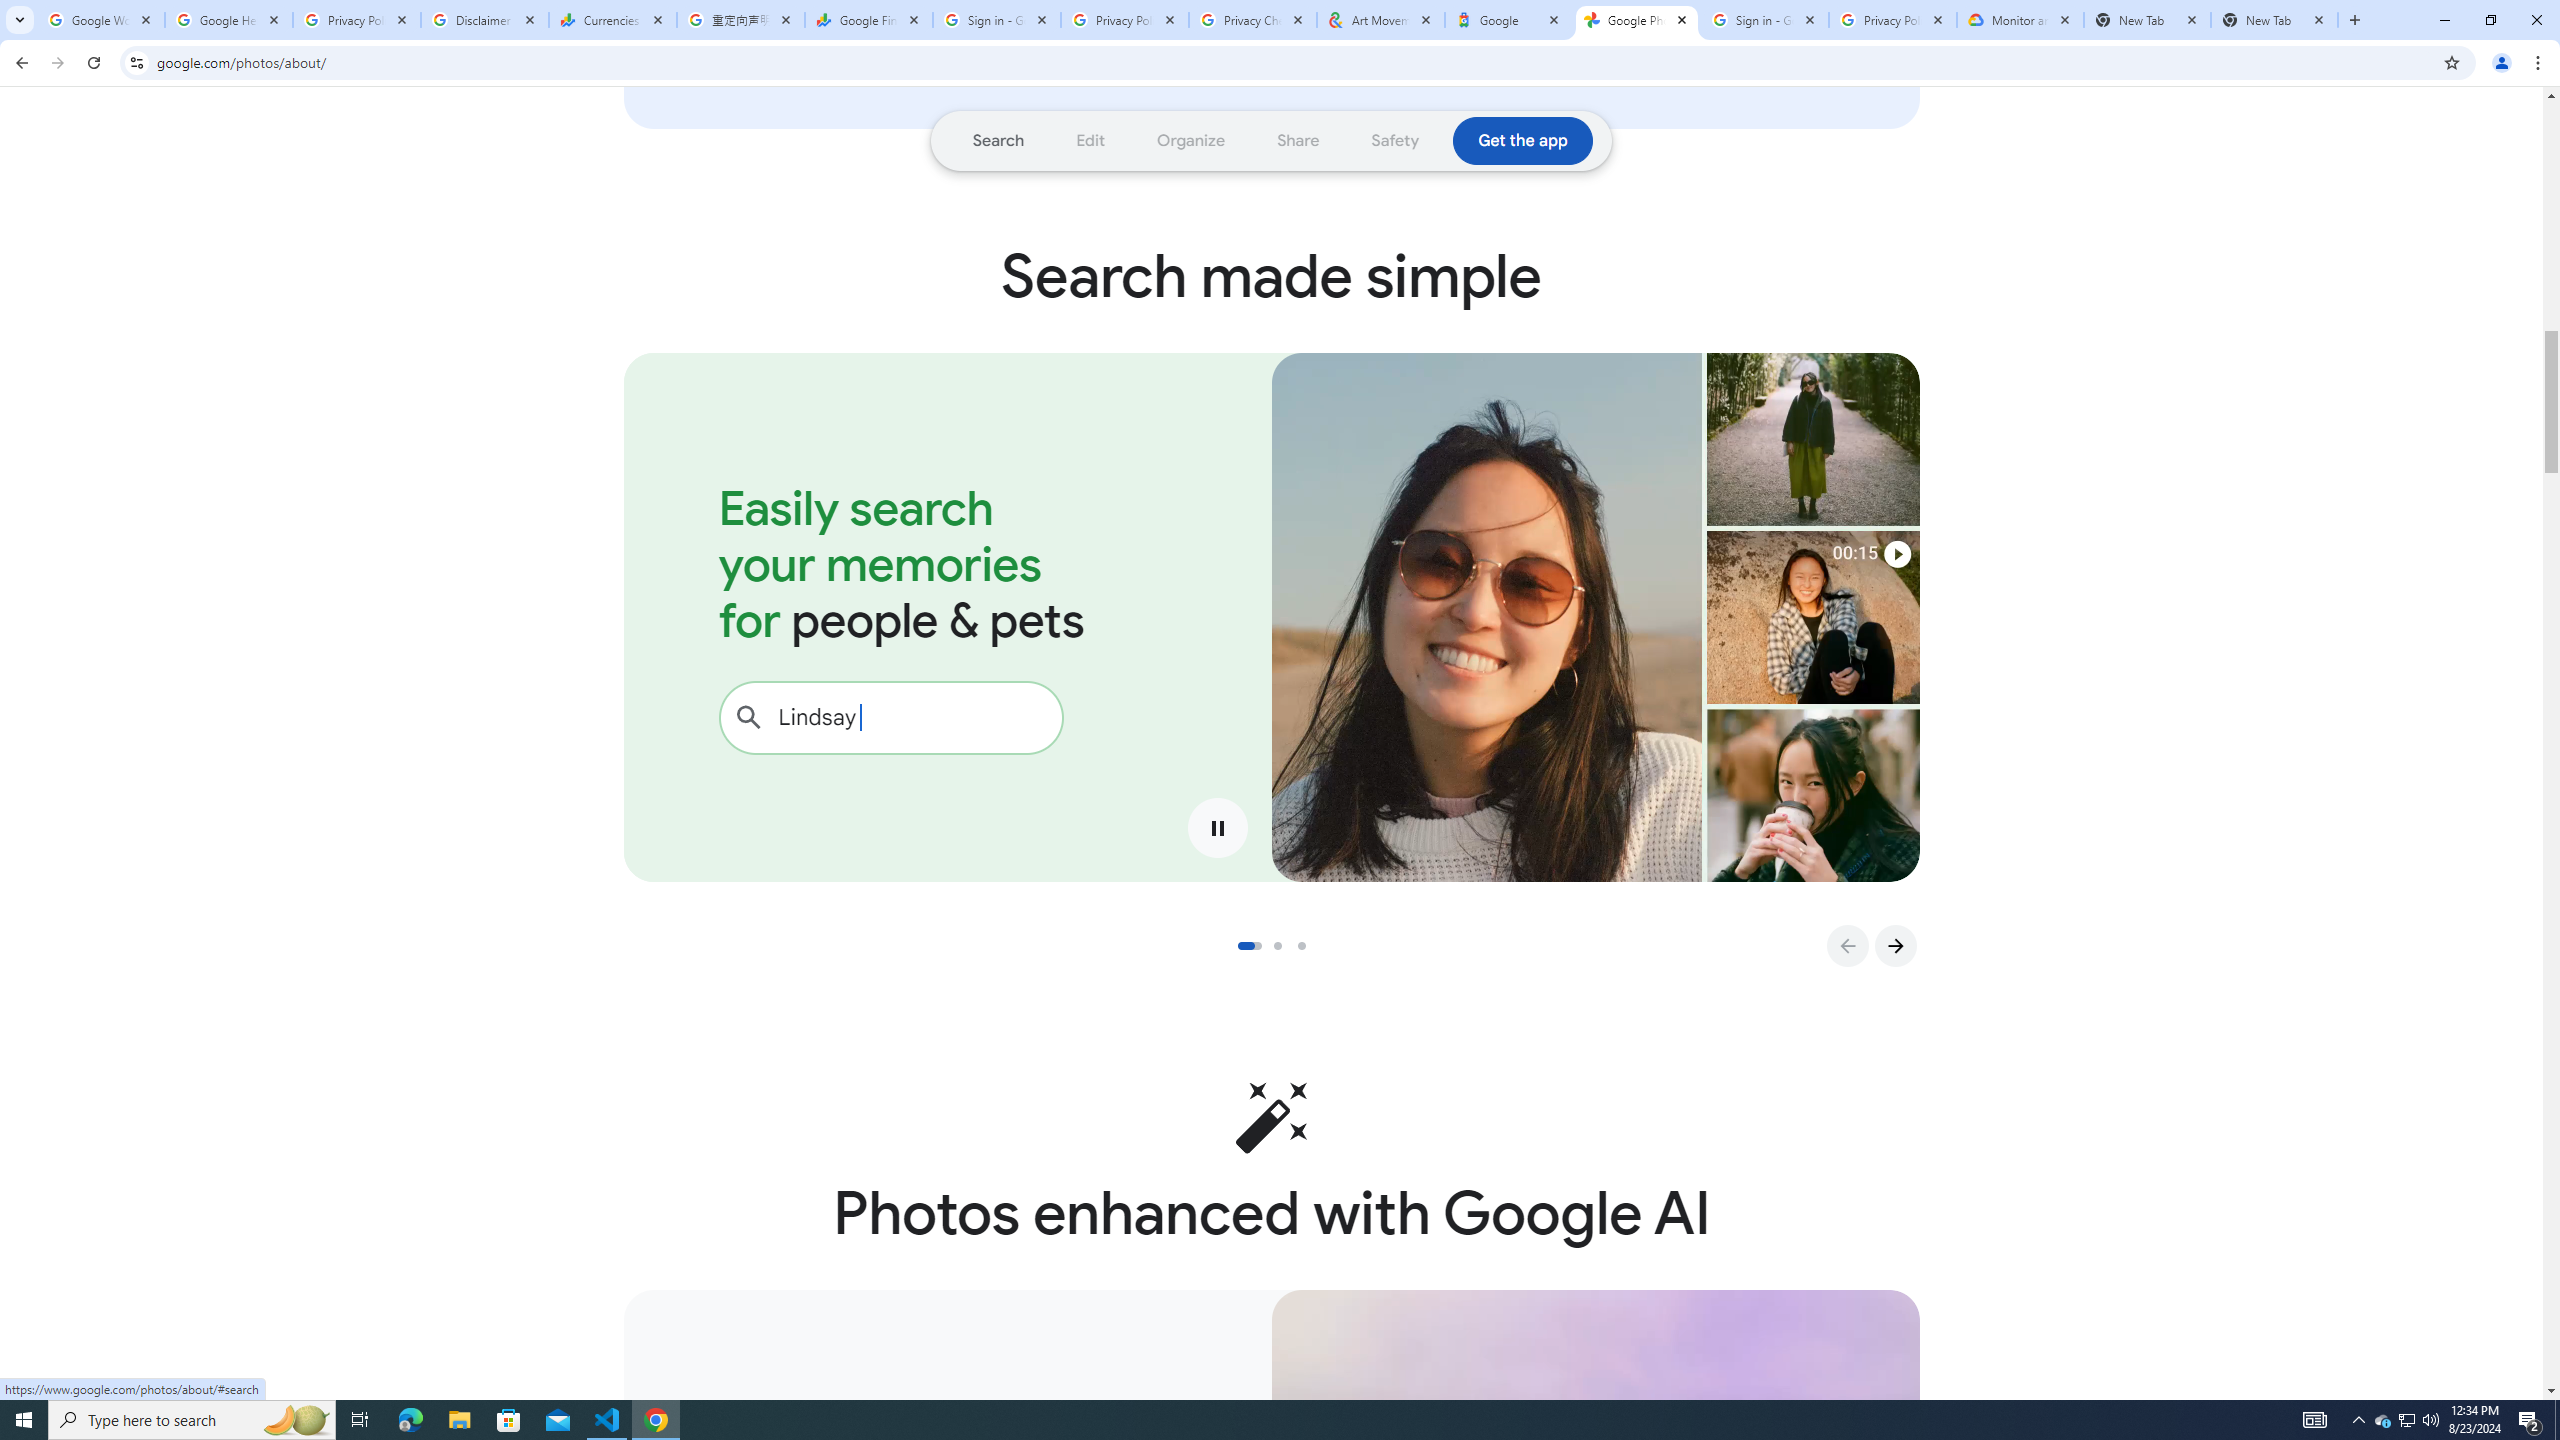  What do you see at coordinates (1296, 141) in the screenshot?
I see `'Go to section: Share'` at bounding box center [1296, 141].